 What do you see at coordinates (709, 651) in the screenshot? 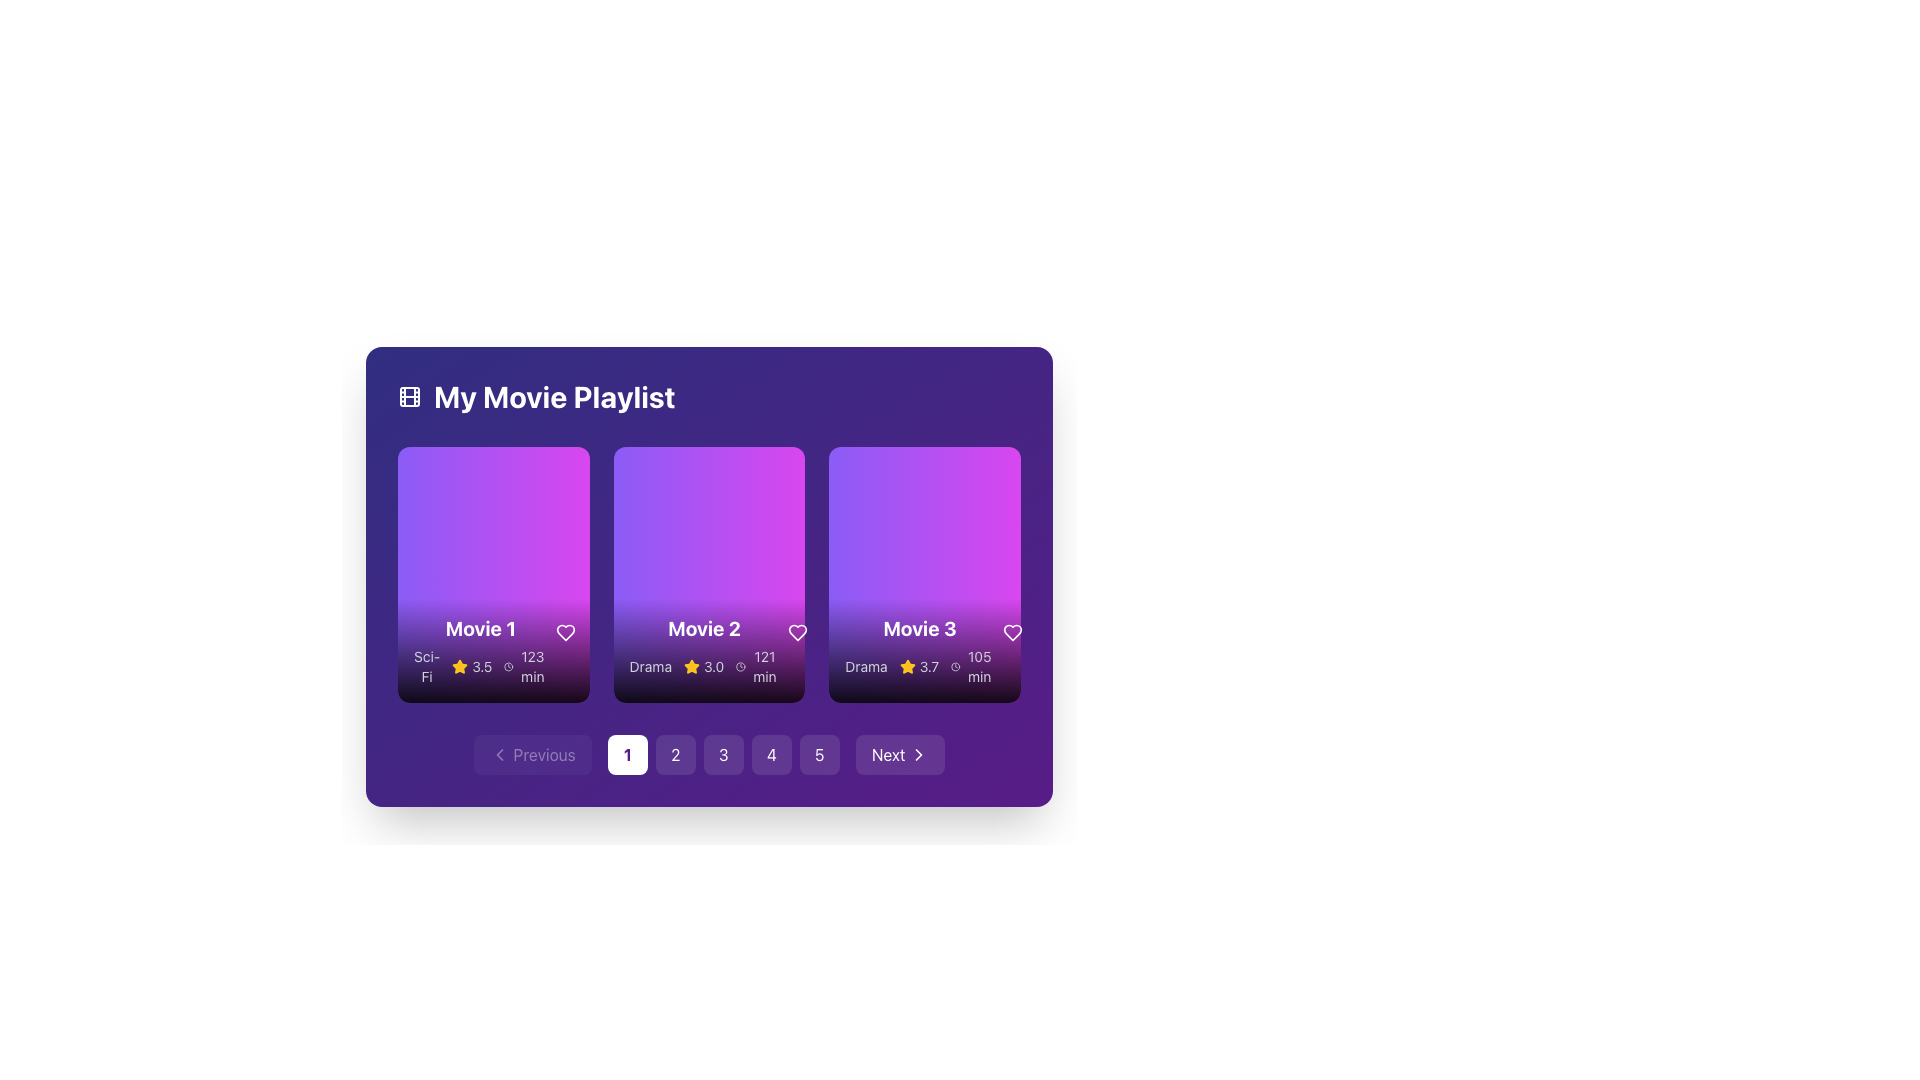
I see `information displayed in the informational area at the bottom of the movie card titled 'Movie 2', which includes its genre 'Drama', rating '3.0', and duration '121 min'` at bounding box center [709, 651].